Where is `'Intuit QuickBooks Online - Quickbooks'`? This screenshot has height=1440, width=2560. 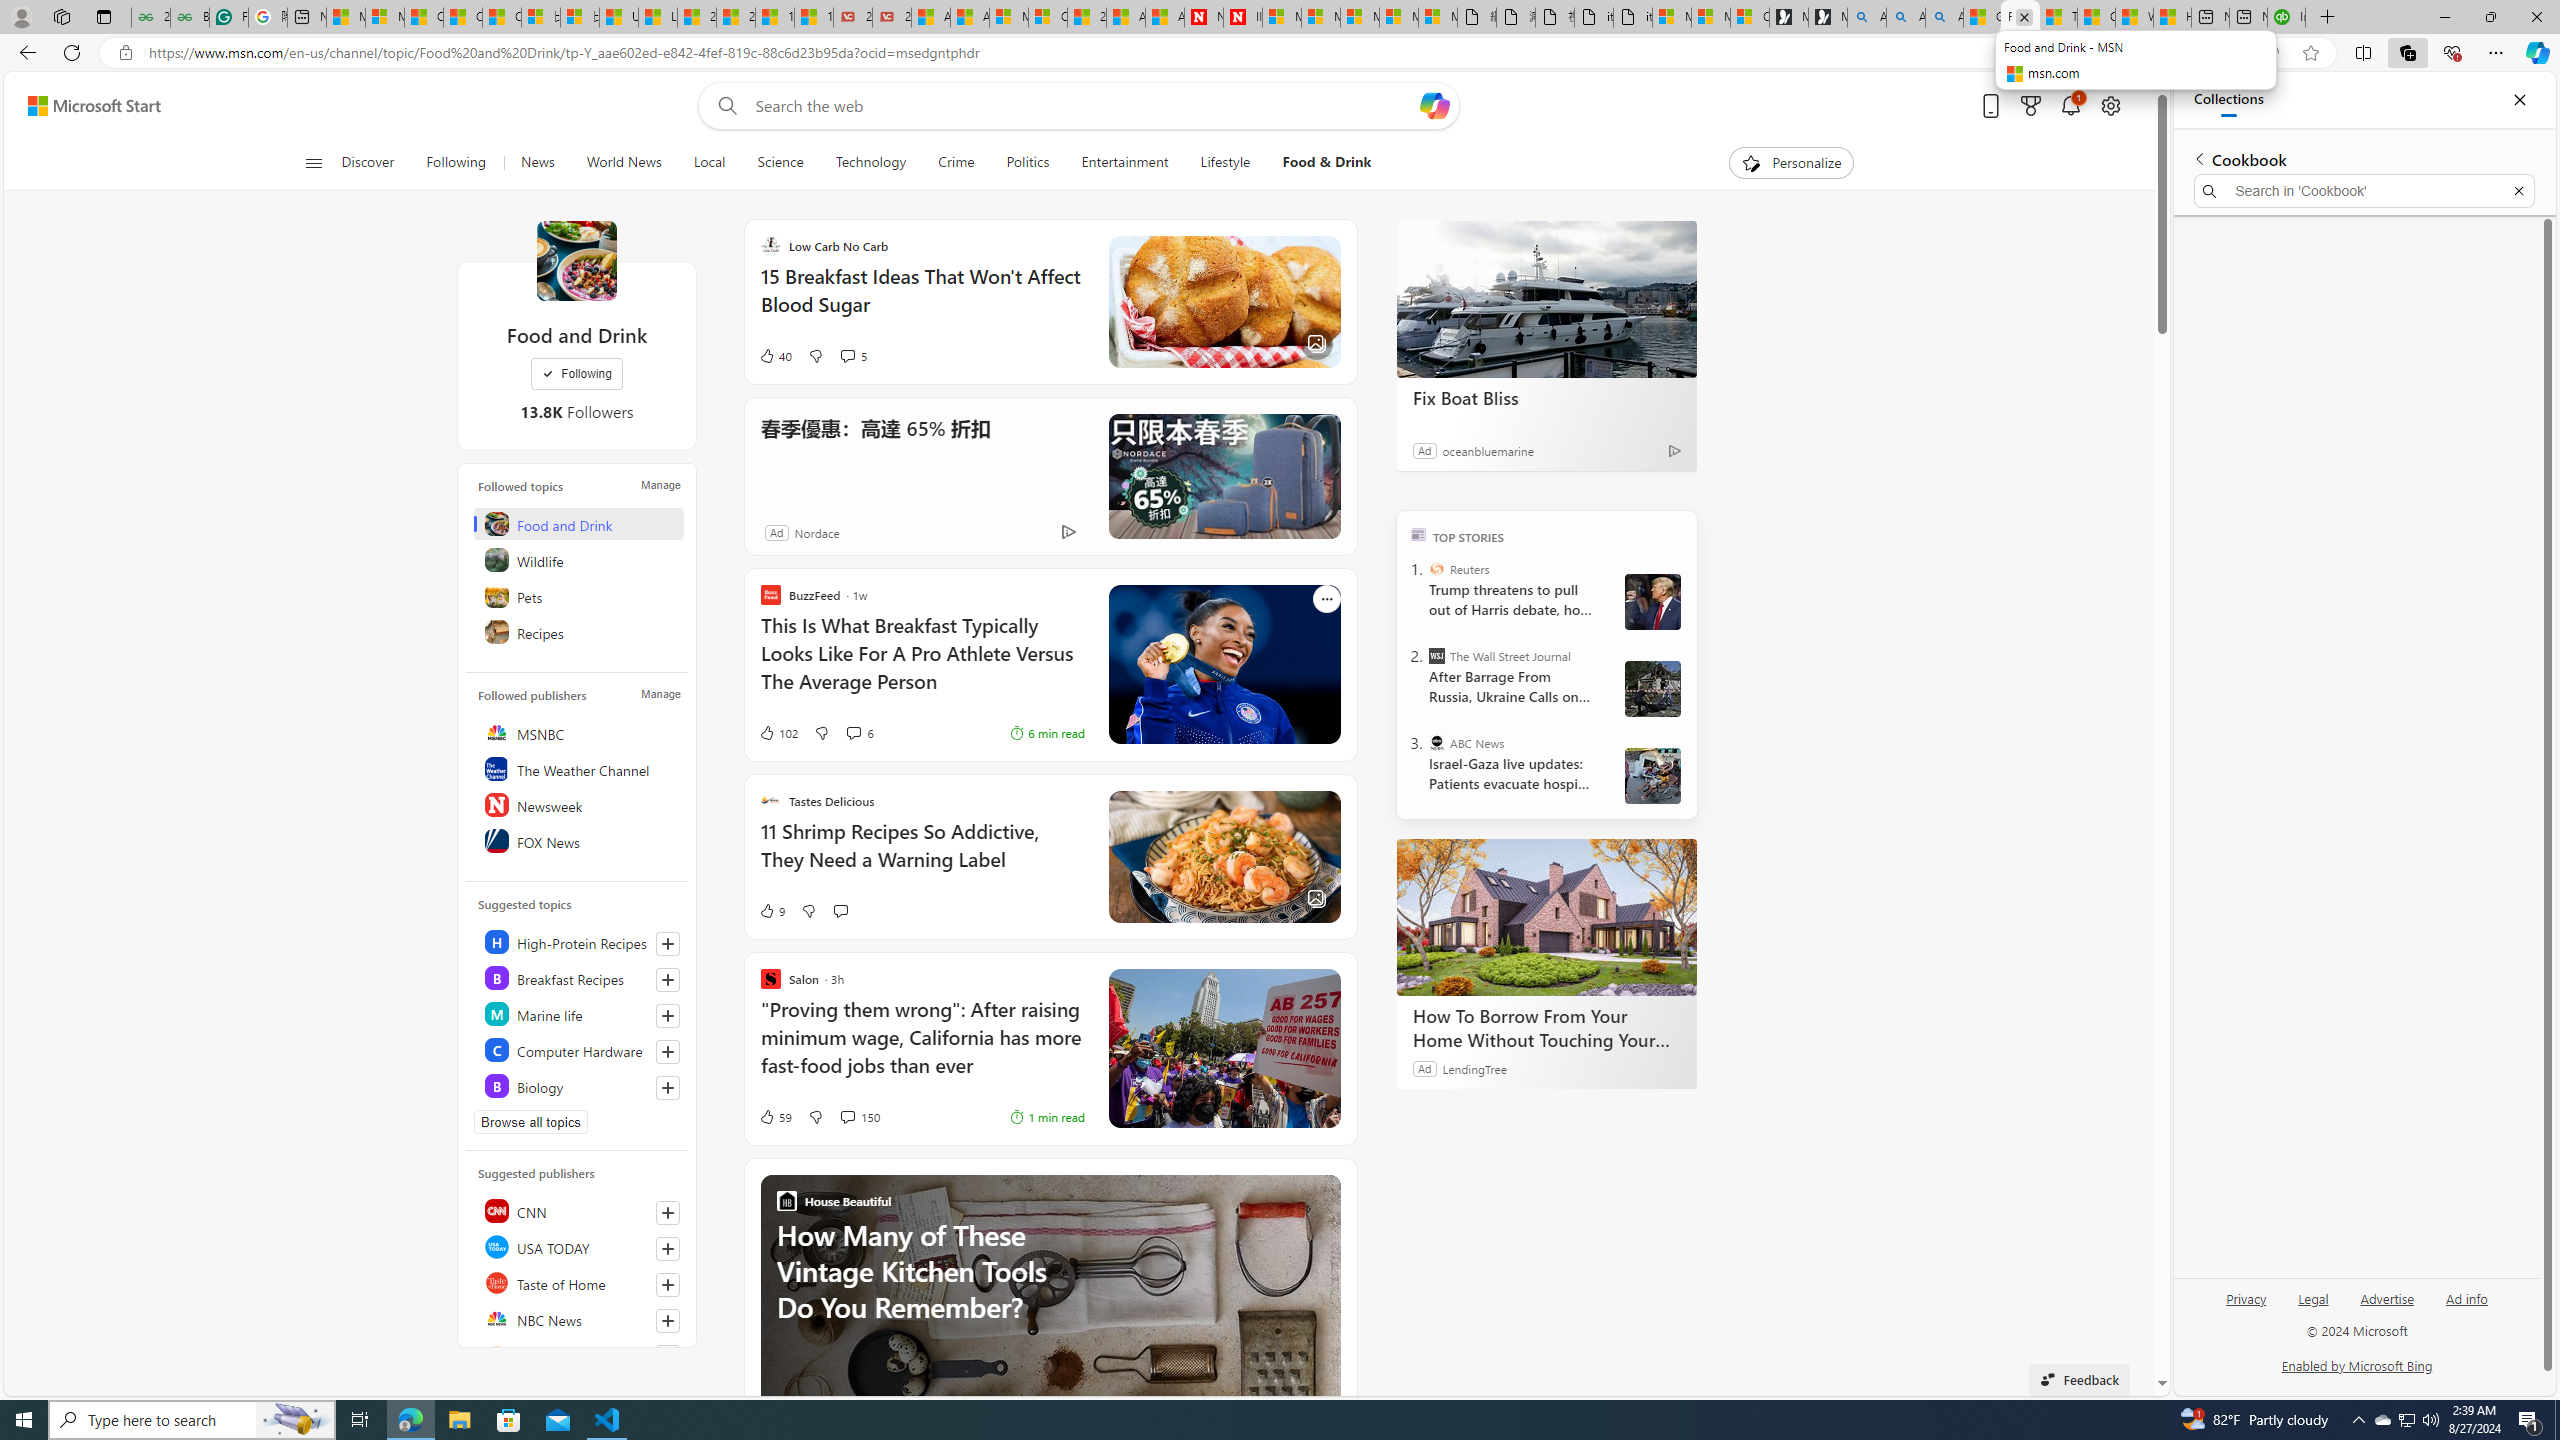
'Intuit QuickBooks Online - Quickbooks' is located at coordinates (2286, 16).